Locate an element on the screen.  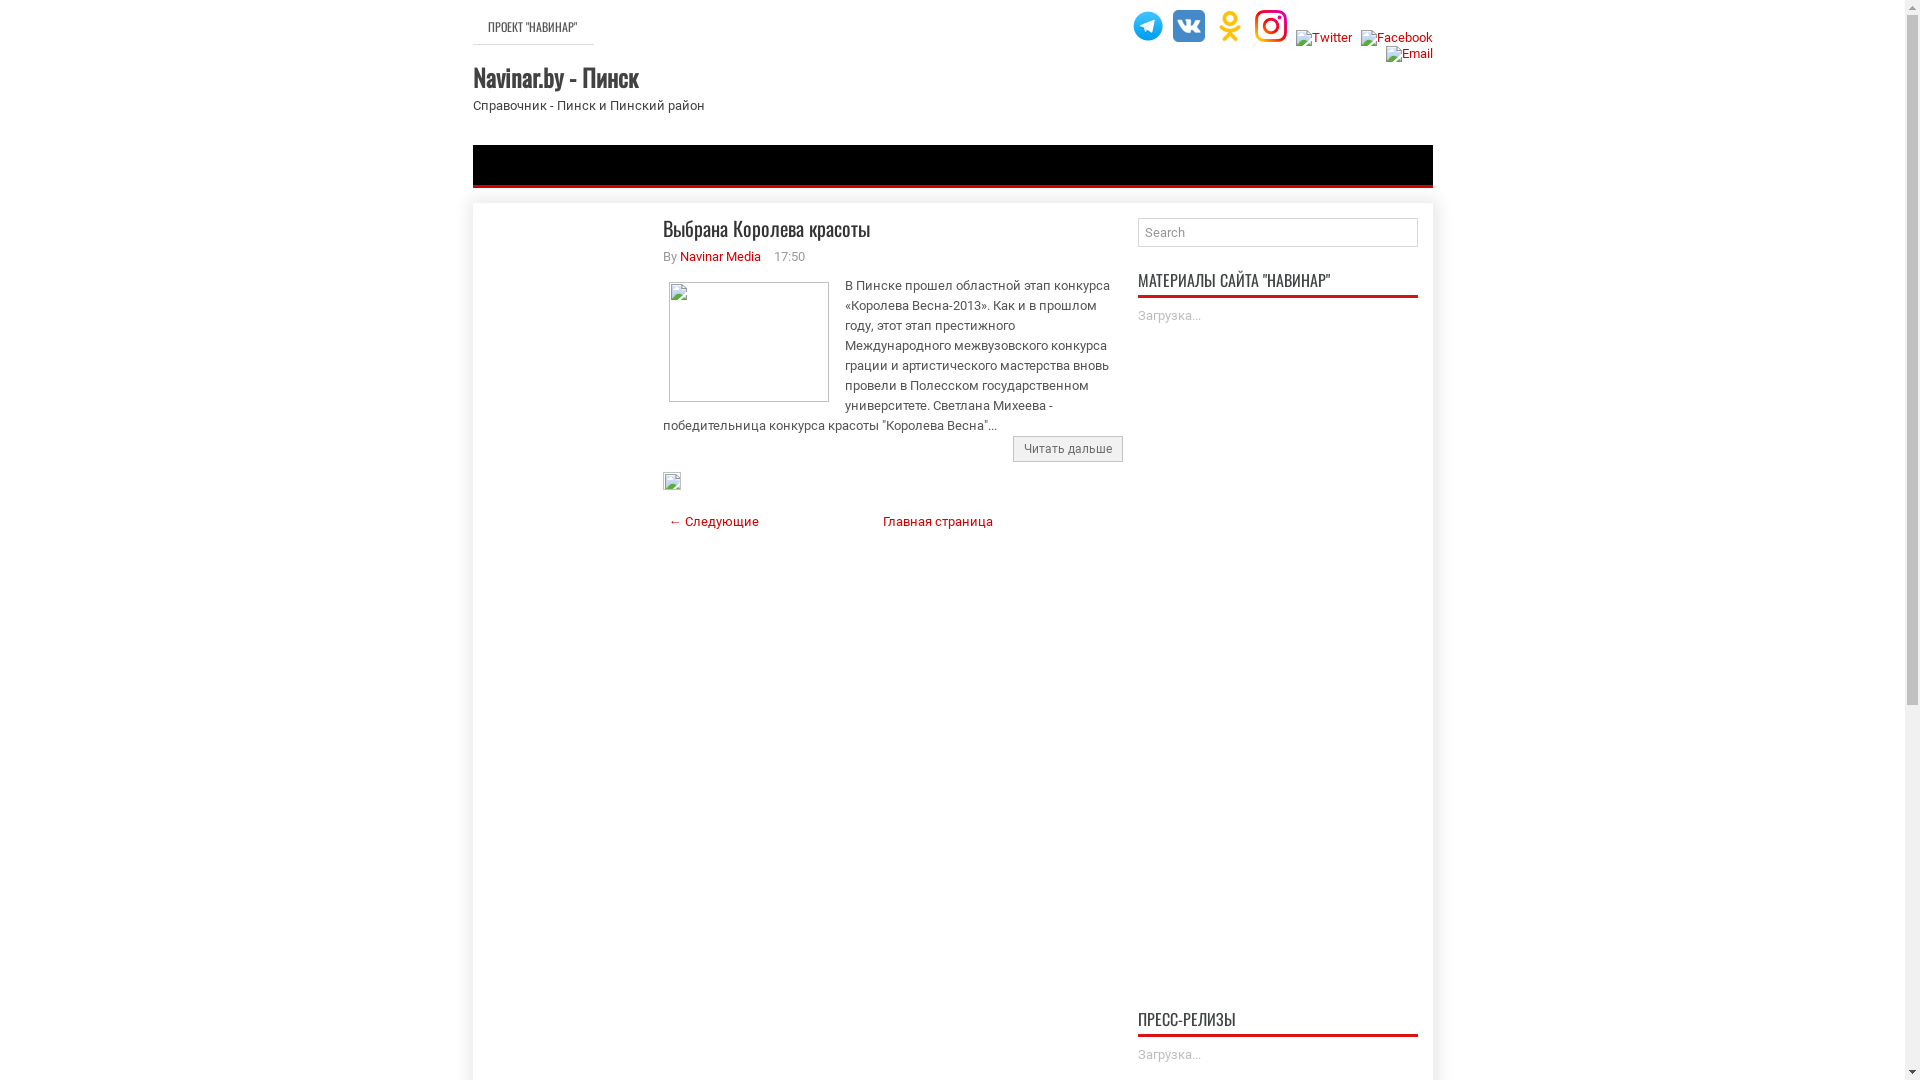
'Twitter' is located at coordinates (1324, 38).